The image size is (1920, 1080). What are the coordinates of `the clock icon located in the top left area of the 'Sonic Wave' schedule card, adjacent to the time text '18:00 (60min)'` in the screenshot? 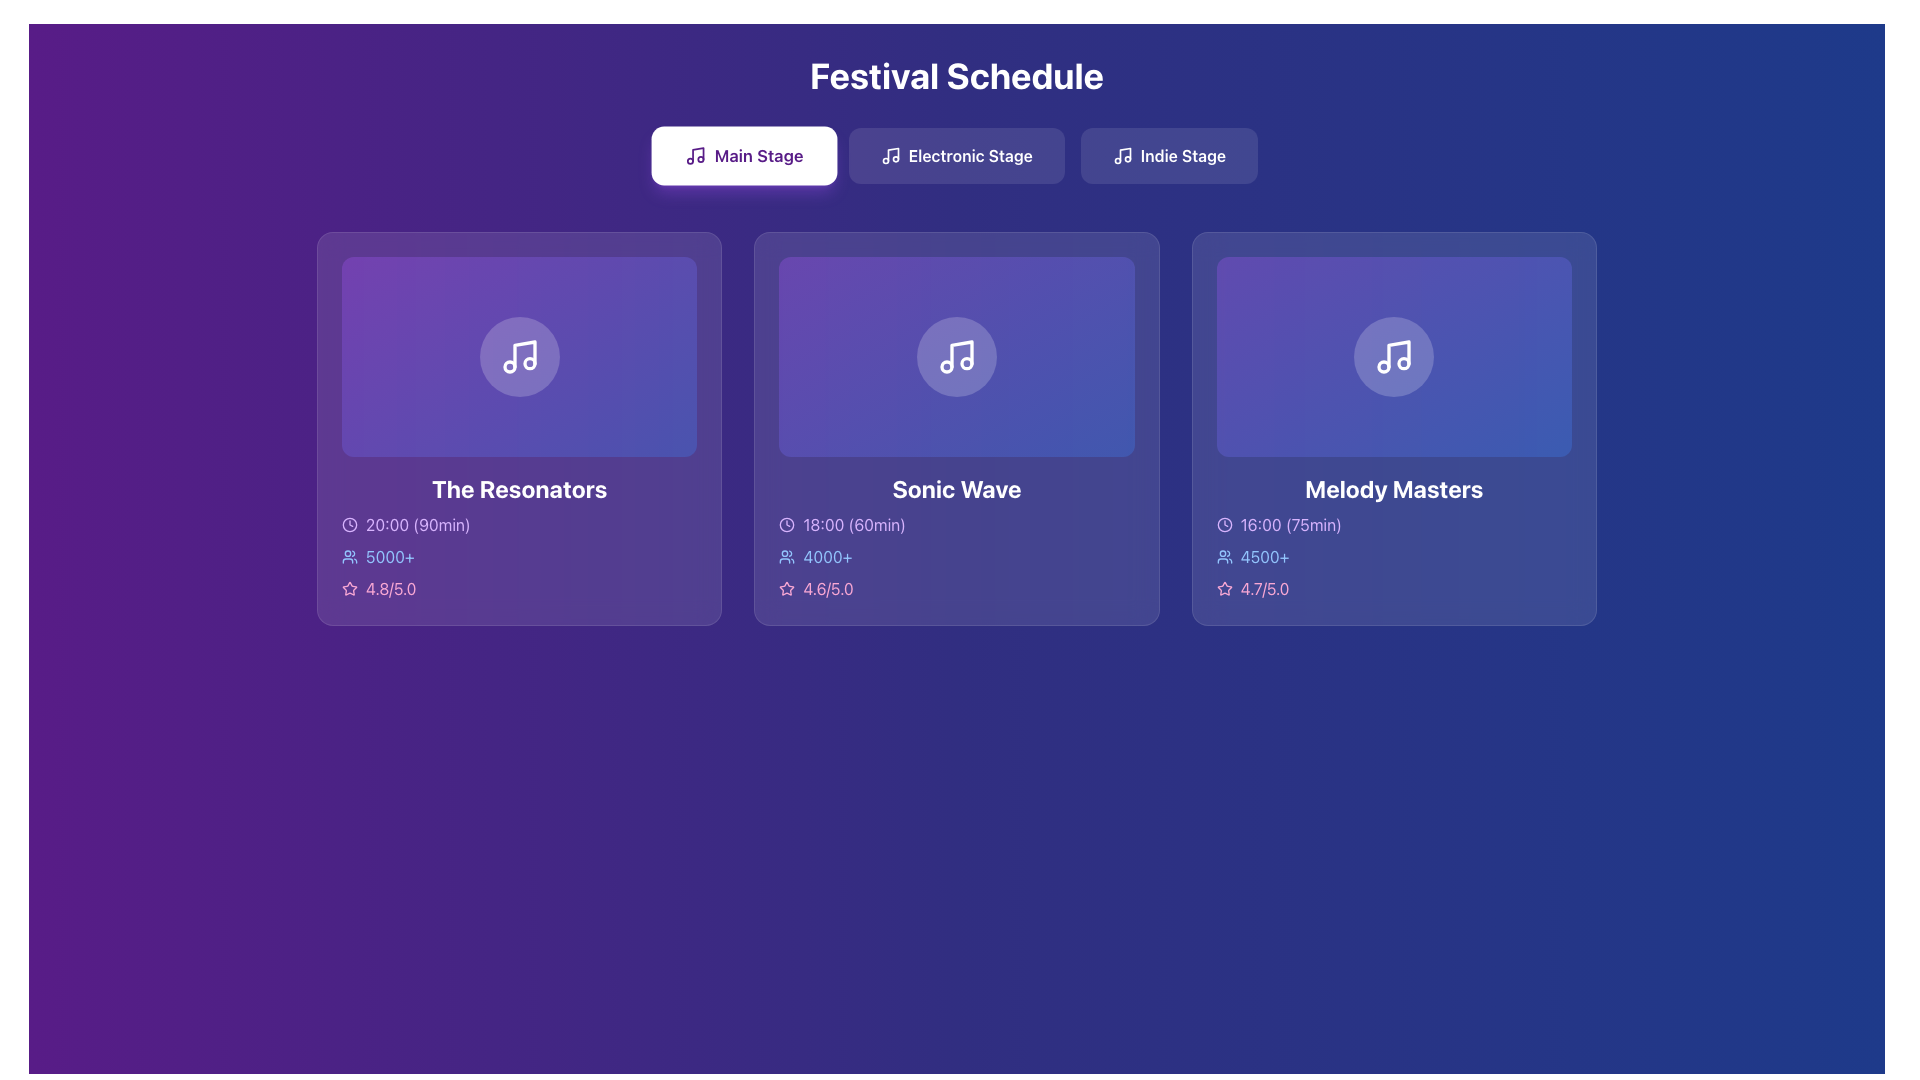 It's located at (786, 523).